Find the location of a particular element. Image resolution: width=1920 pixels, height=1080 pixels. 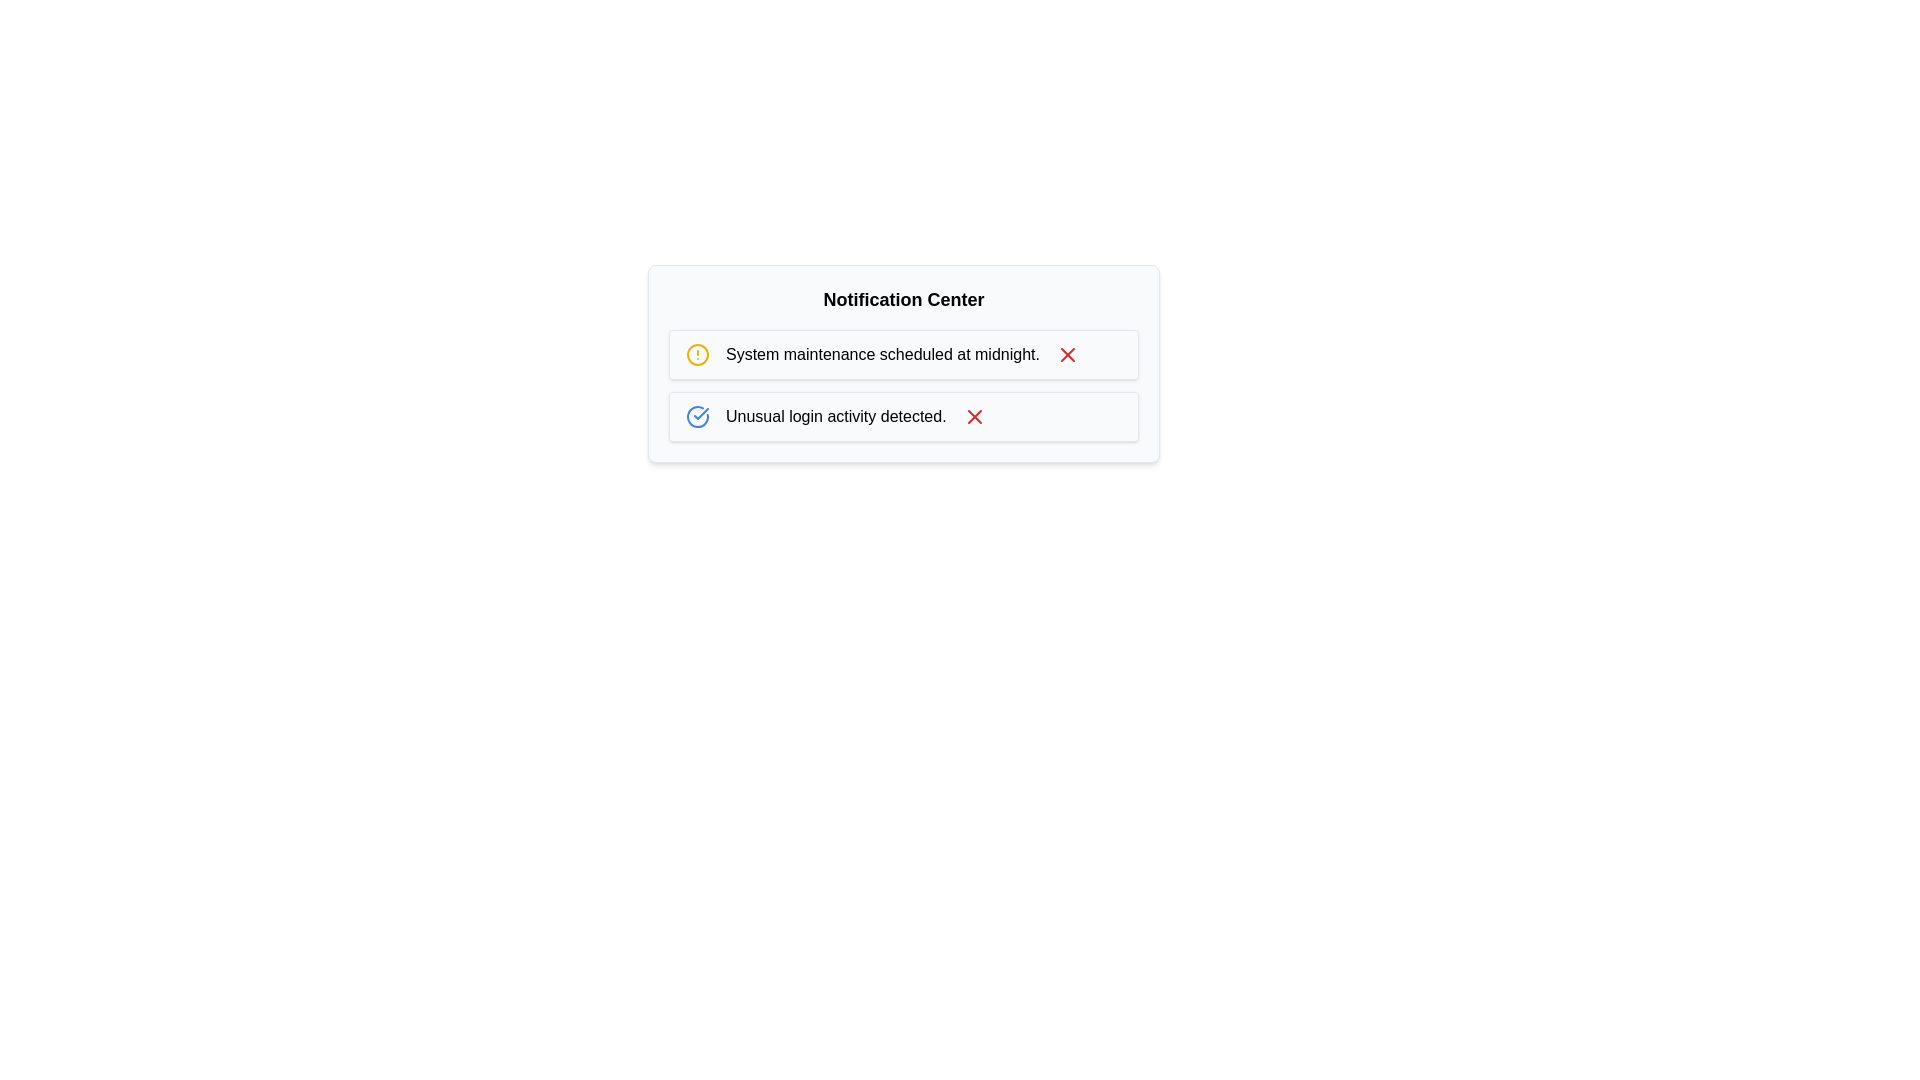

the checkmark icon within the circular frame in the second notification entry of the Notification Center to indicate success or completion is located at coordinates (701, 412).